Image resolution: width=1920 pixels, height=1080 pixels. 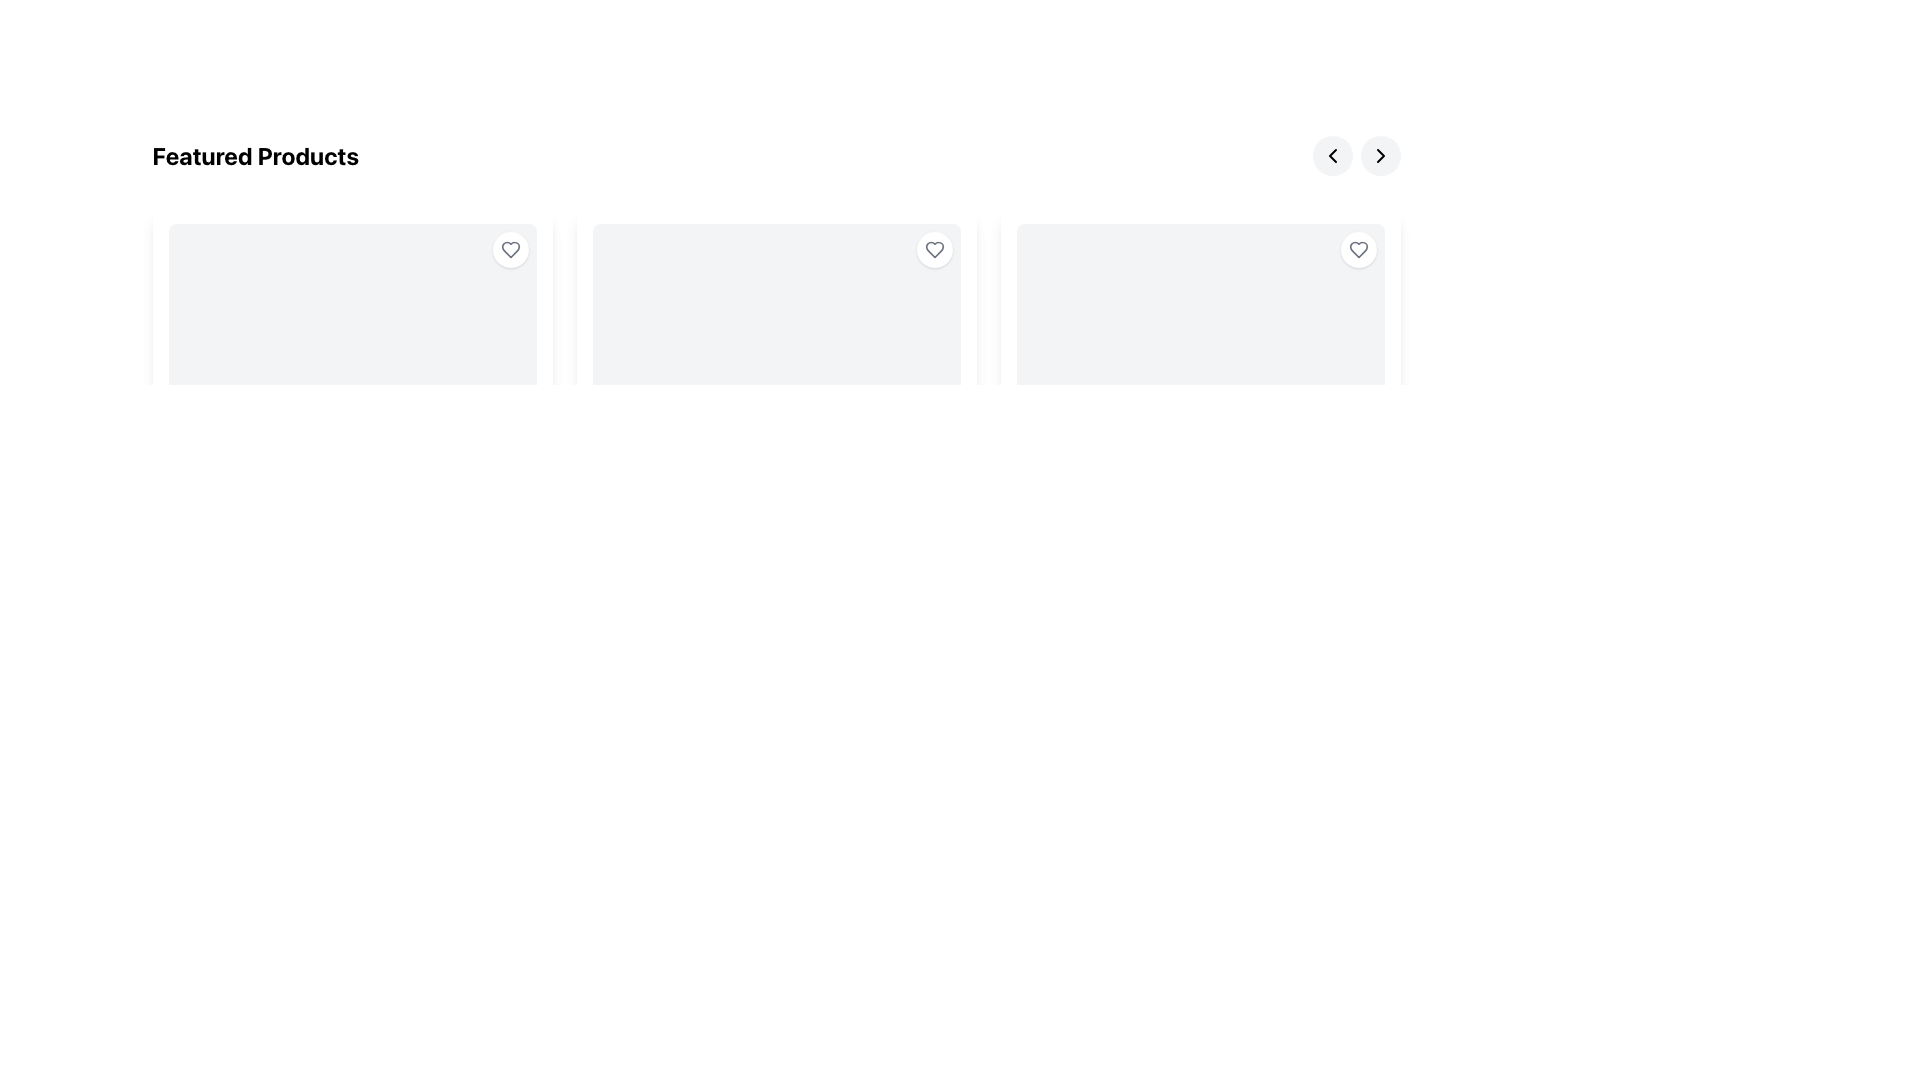 What do you see at coordinates (1332, 154) in the screenshot?
I see `the left-pointing arrow icon embedded in a rounded square button with a light gray background` at bounding box center [1332, 154].